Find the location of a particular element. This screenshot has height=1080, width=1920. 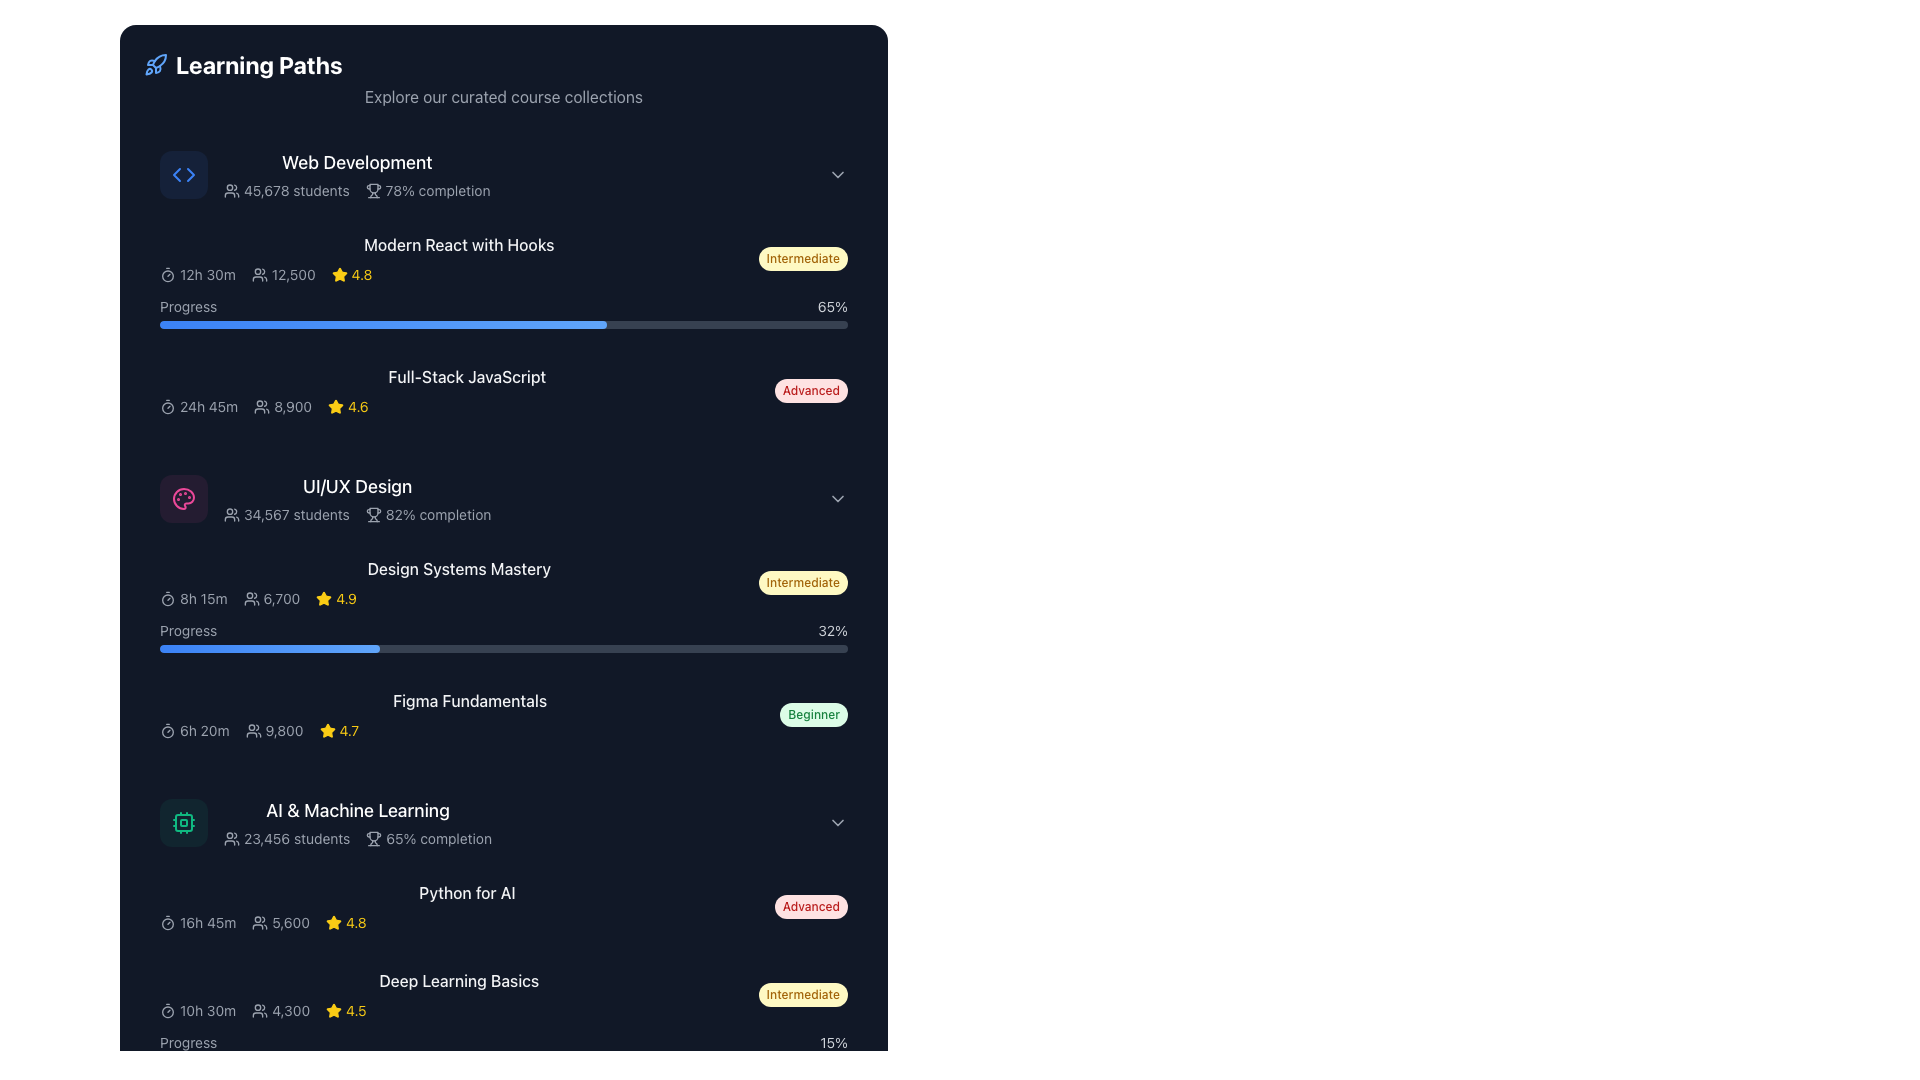

the first List item block in the learning paths section is located at coordinates (494, 173).